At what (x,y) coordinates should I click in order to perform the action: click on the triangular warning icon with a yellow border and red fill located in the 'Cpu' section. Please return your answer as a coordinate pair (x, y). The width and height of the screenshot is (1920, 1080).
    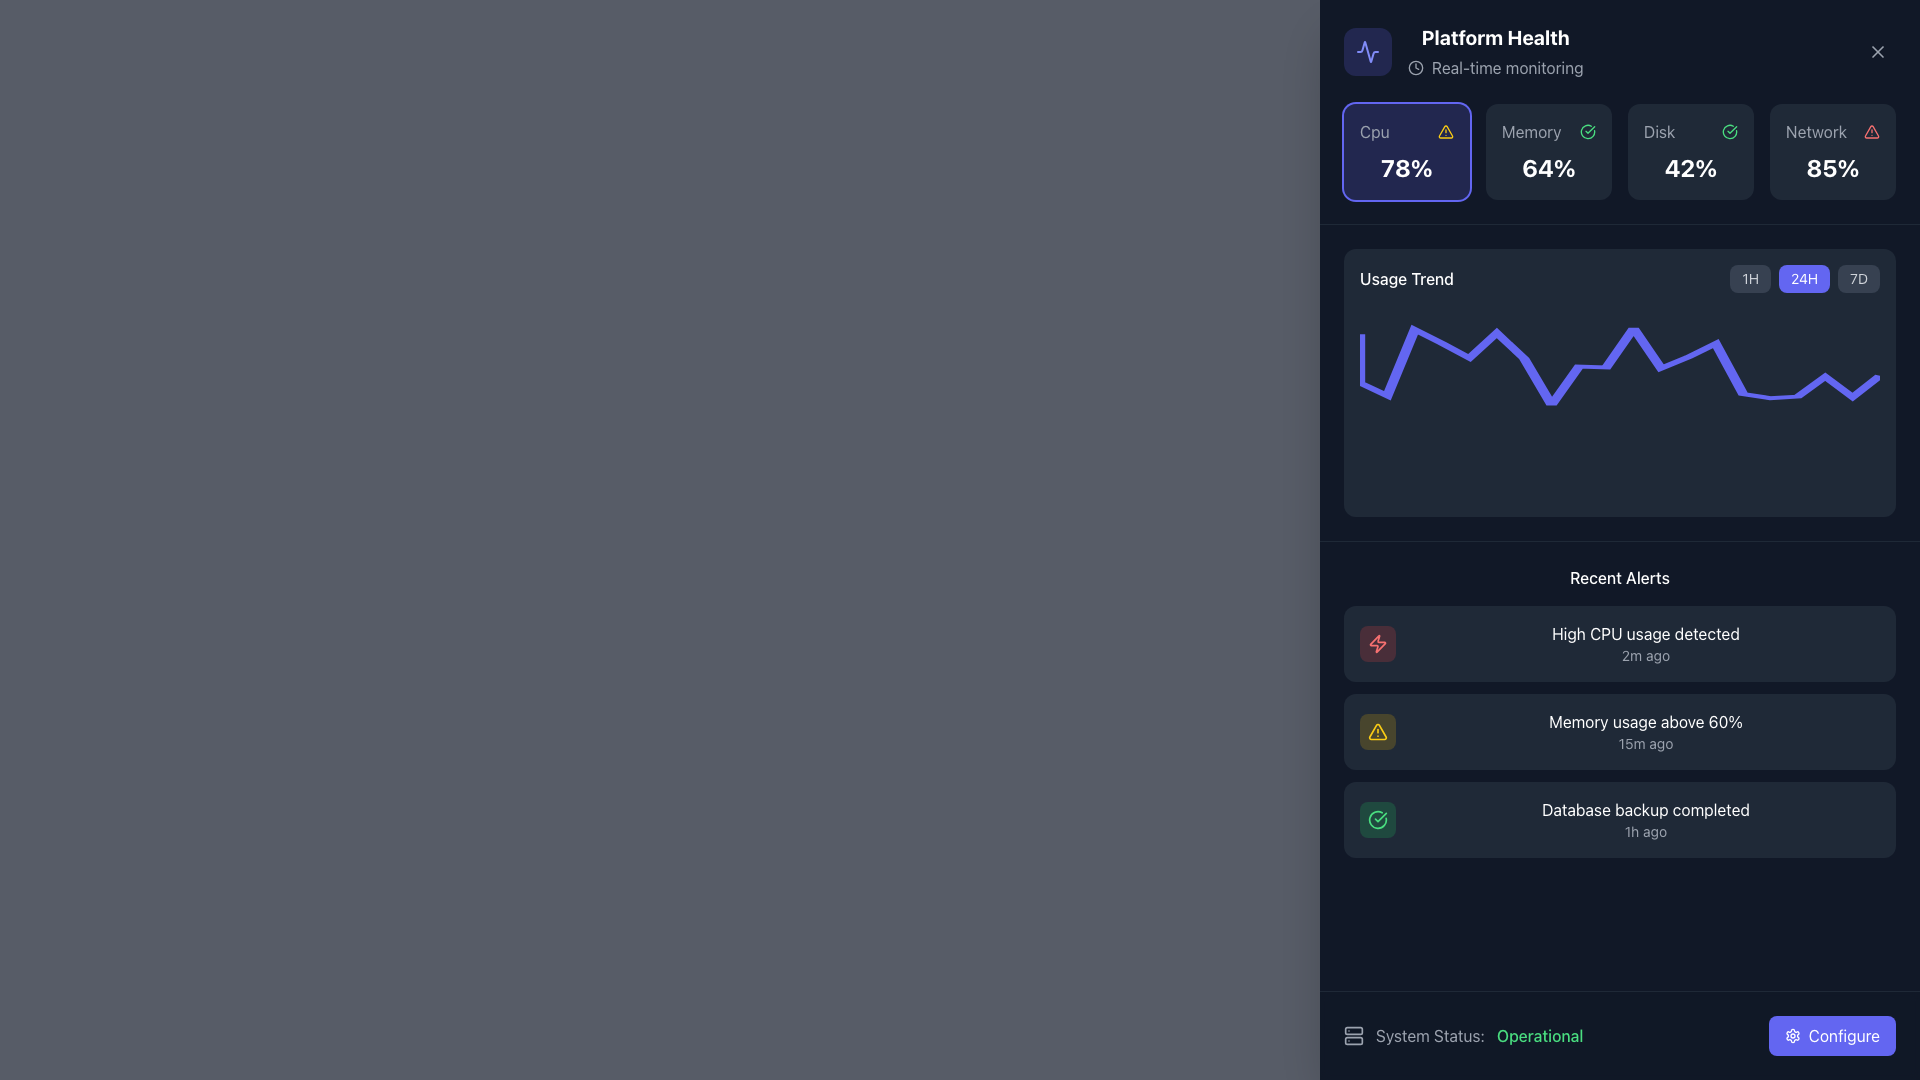
    Looking at the image, I should click on (1445, 131).